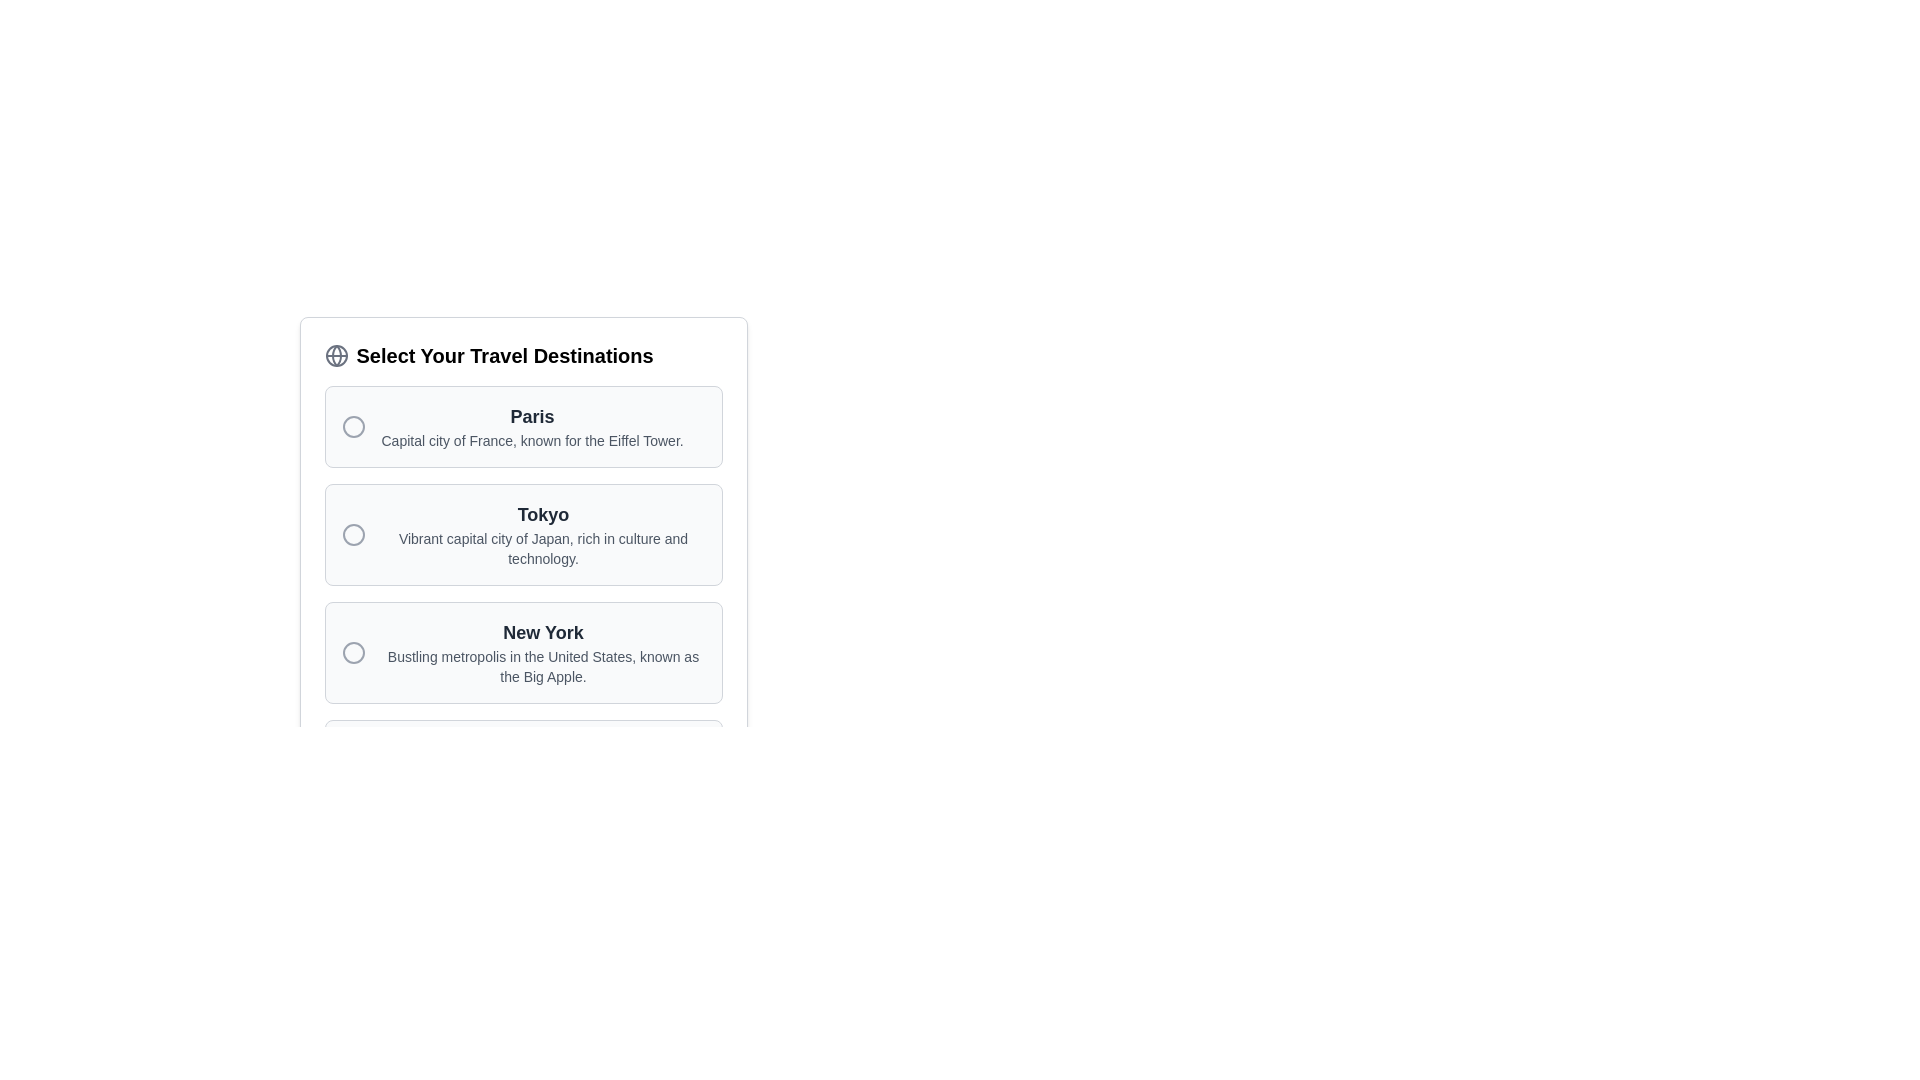 The height and width of the screenshot is (1080, 1920). I want to click on the unselected radio button for 'New York' in the 'Select Your Travel Destinations' list, so click(353, 652).